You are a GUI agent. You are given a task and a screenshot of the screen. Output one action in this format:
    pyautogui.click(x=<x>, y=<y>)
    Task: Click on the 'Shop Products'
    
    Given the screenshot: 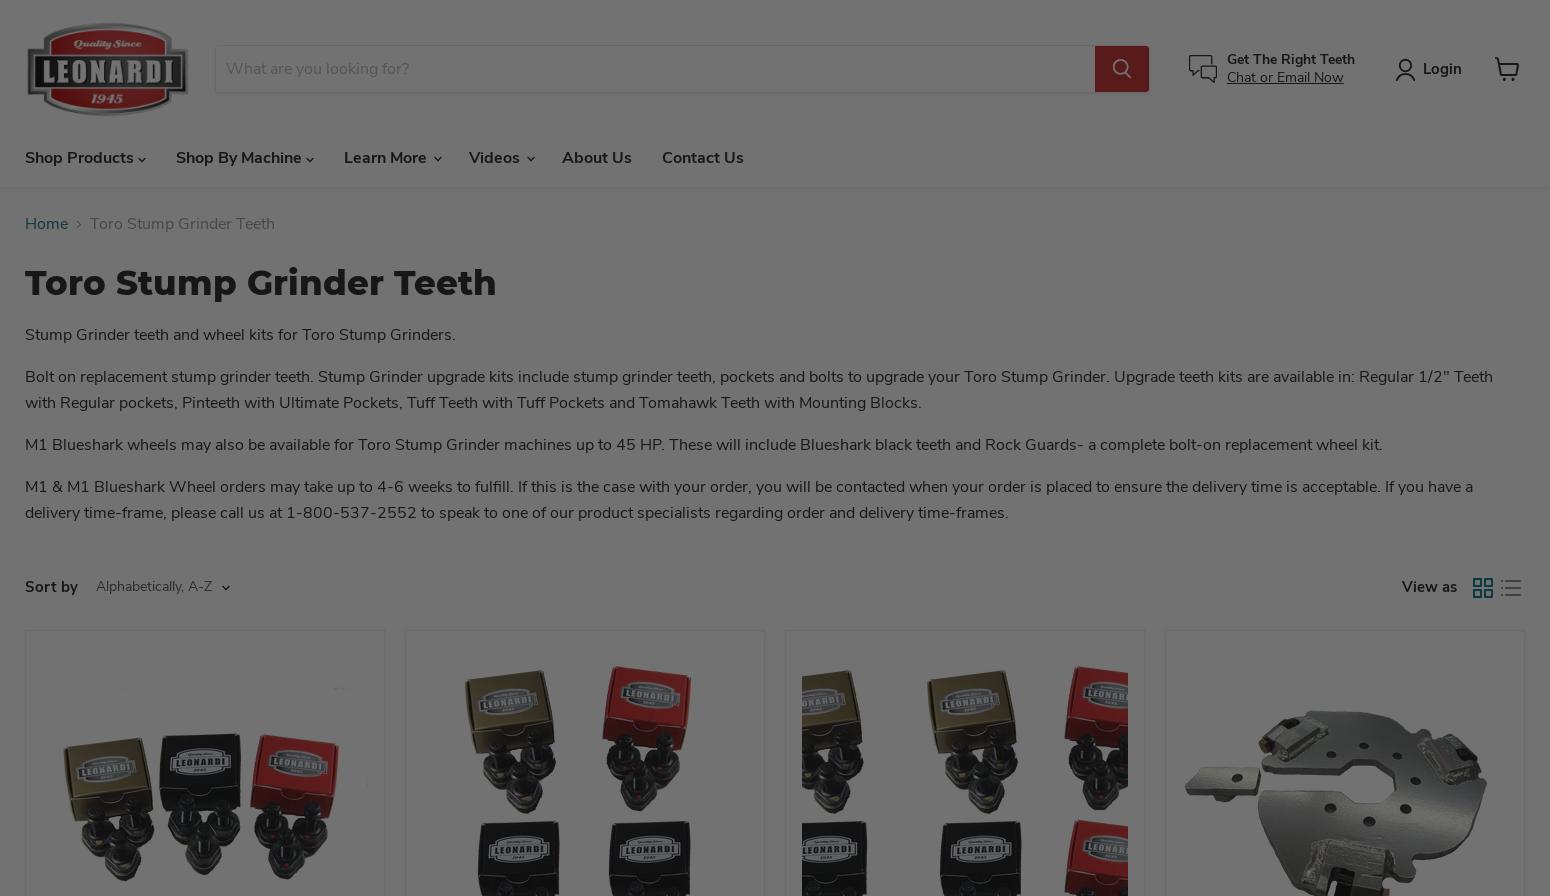 What is the action you would take?
    pyautogui.click(x=81, y=156)
    